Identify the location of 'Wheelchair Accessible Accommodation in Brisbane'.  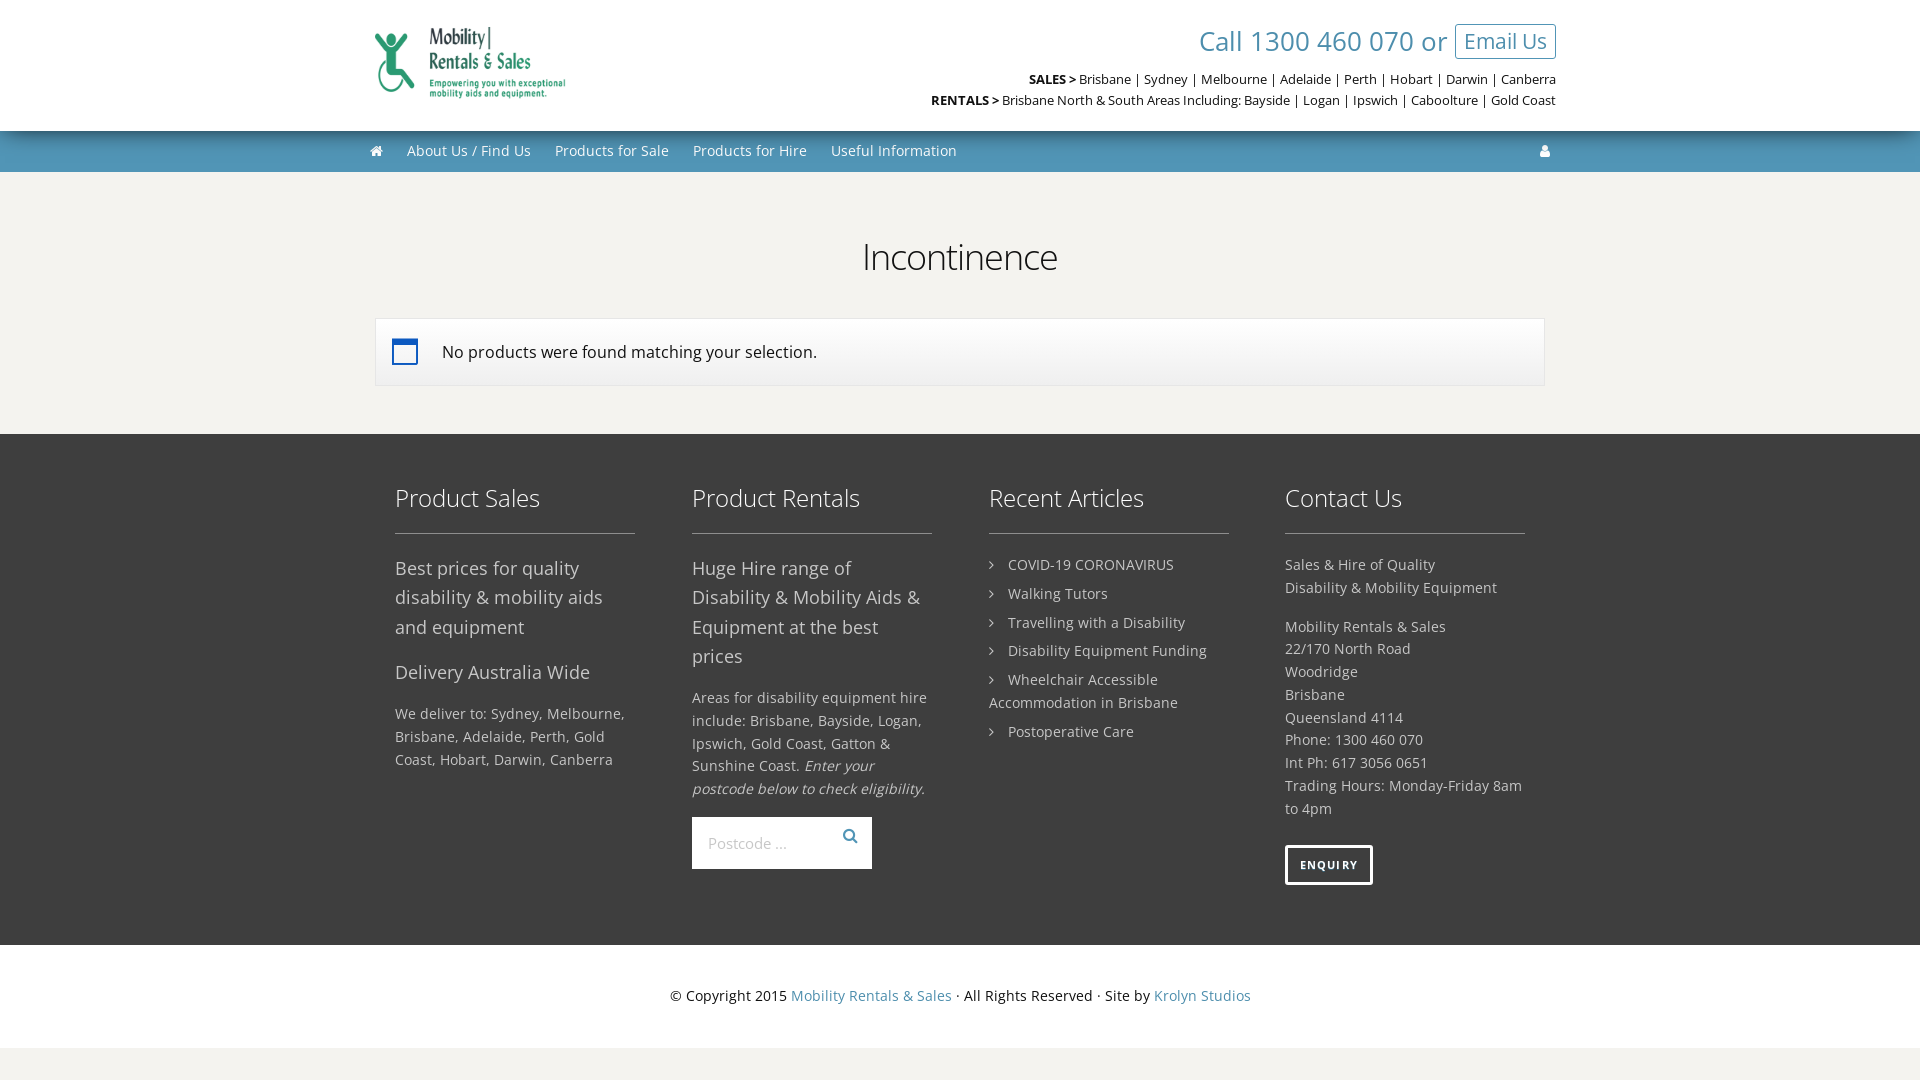
(988, 689).